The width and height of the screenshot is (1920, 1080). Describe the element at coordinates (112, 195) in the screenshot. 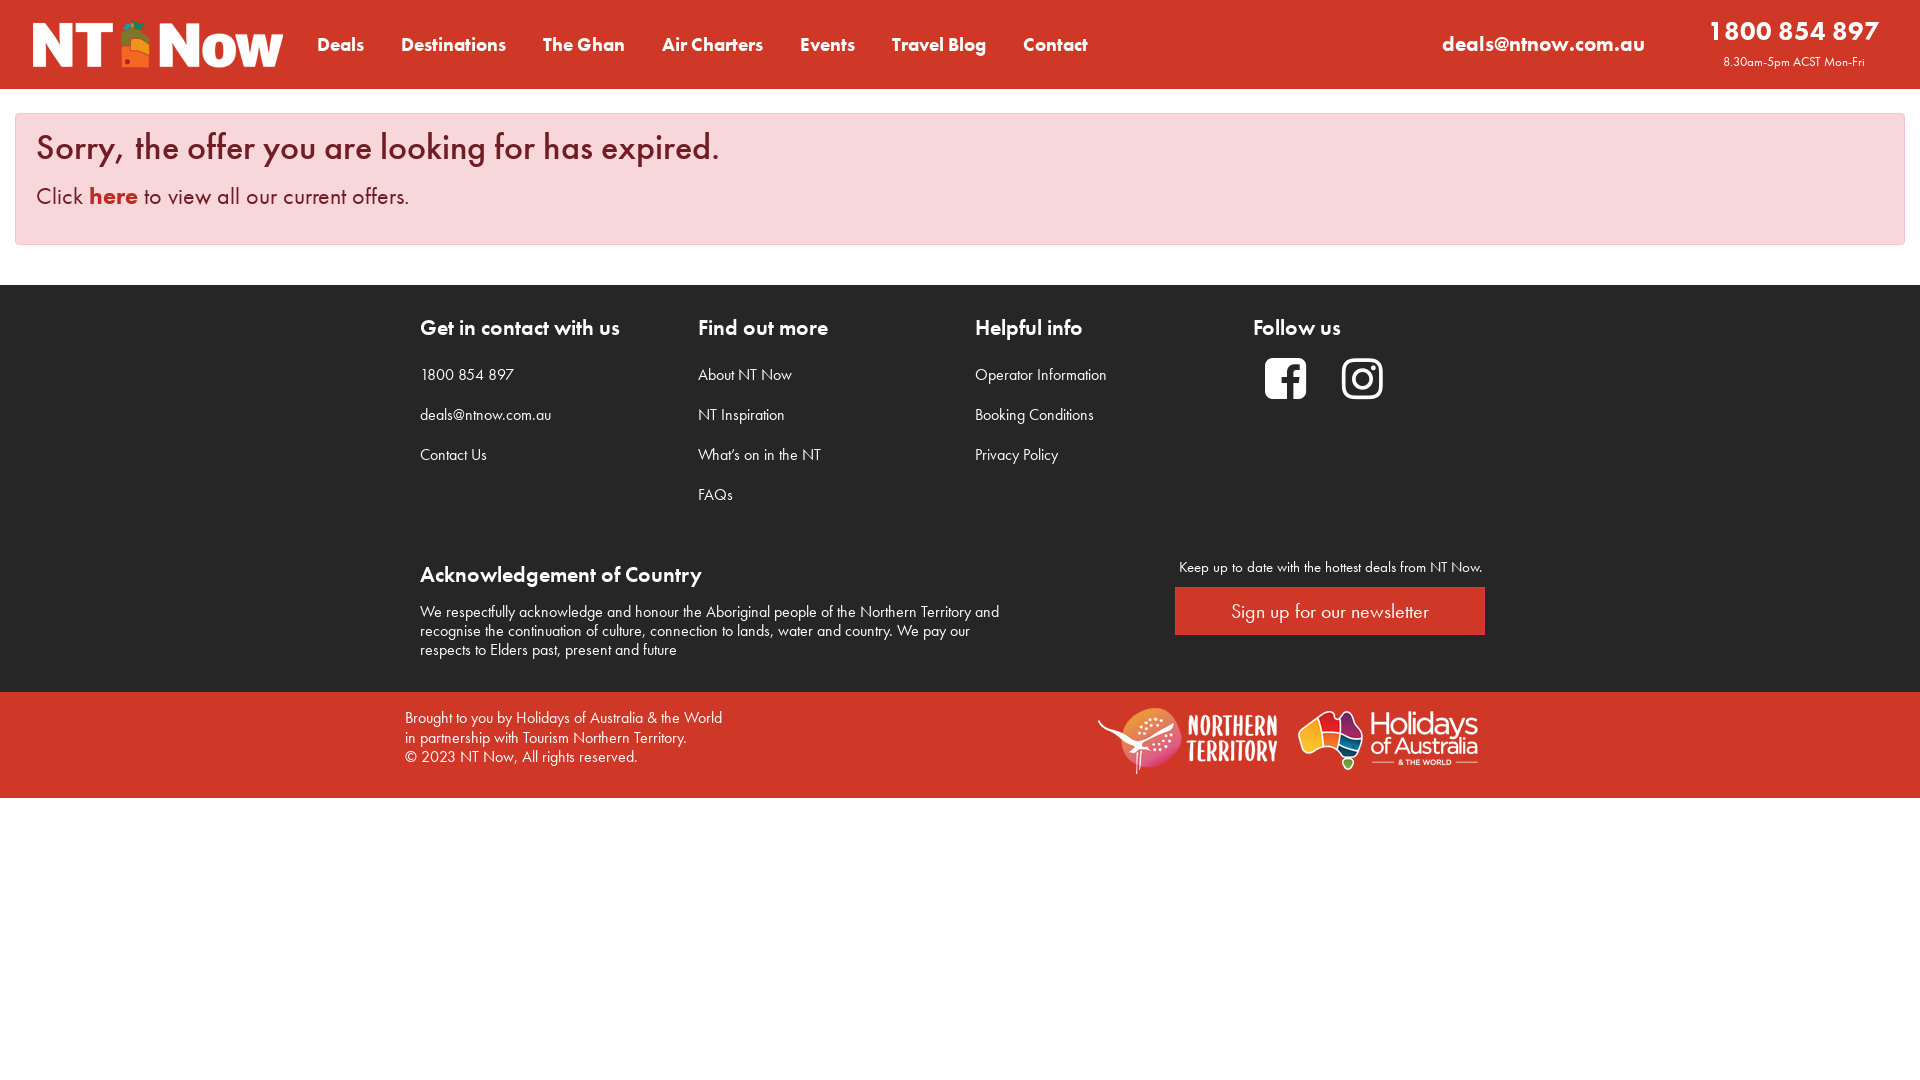

I see `'here'` at that location.